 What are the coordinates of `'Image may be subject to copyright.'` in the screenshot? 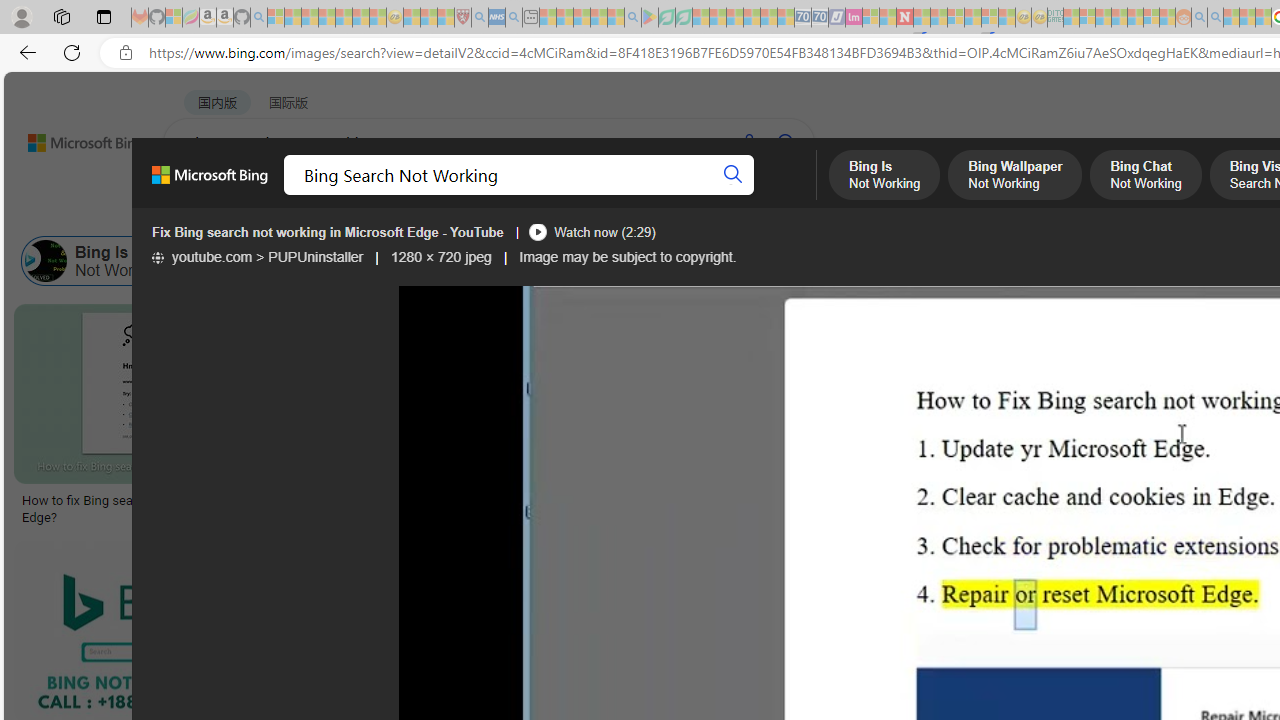 It's located at (626, 256).